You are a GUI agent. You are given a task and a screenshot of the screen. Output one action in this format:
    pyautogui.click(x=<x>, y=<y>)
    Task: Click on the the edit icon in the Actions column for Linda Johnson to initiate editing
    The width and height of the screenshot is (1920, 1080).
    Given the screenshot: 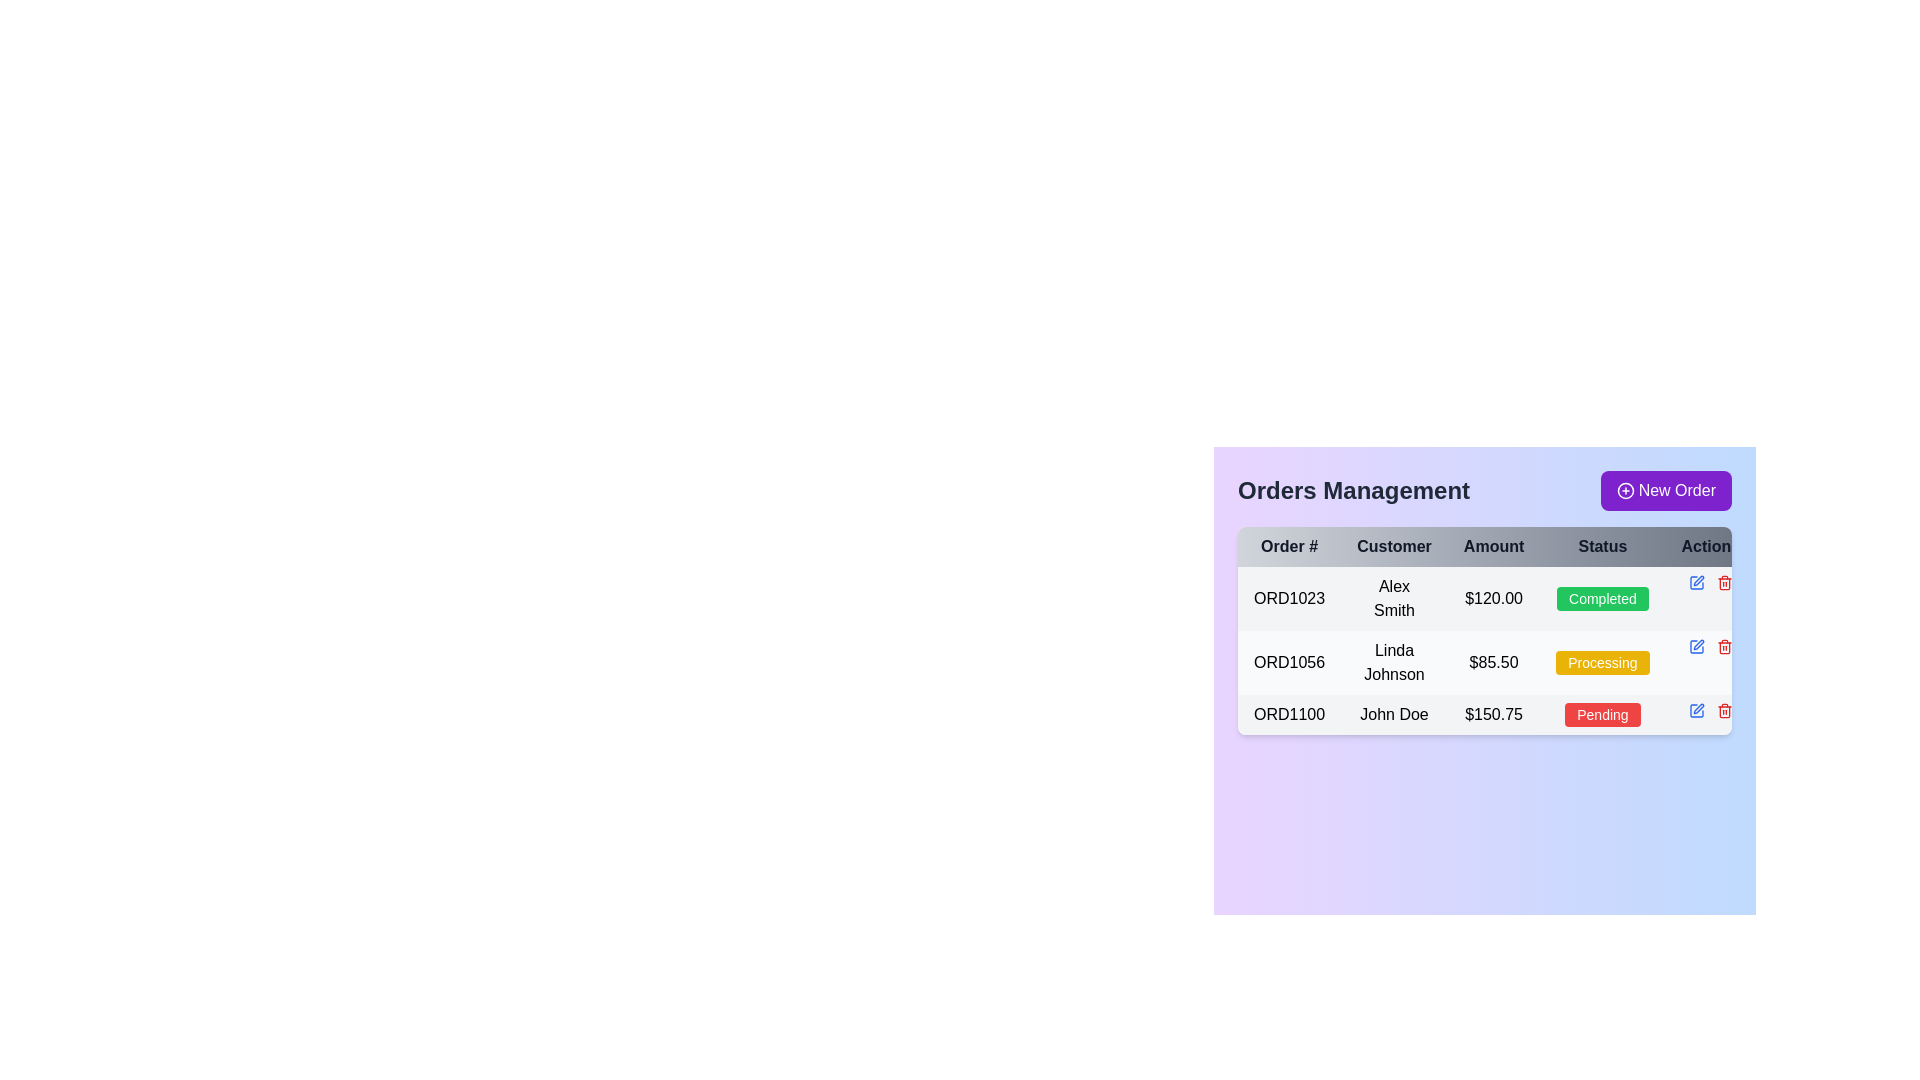 What is the action you would take?
    pyautogui.click(x=1695, y=582)
    